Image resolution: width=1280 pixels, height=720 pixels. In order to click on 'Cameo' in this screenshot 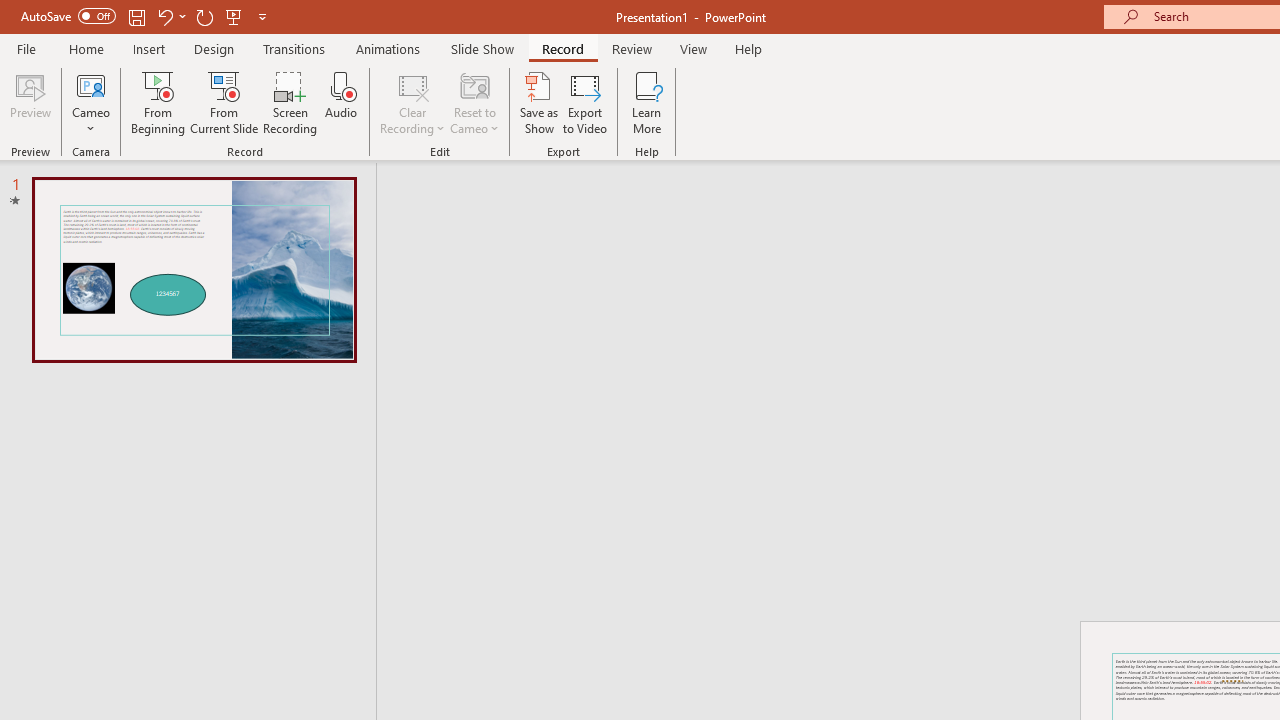, I will do `click(90, 103)`.